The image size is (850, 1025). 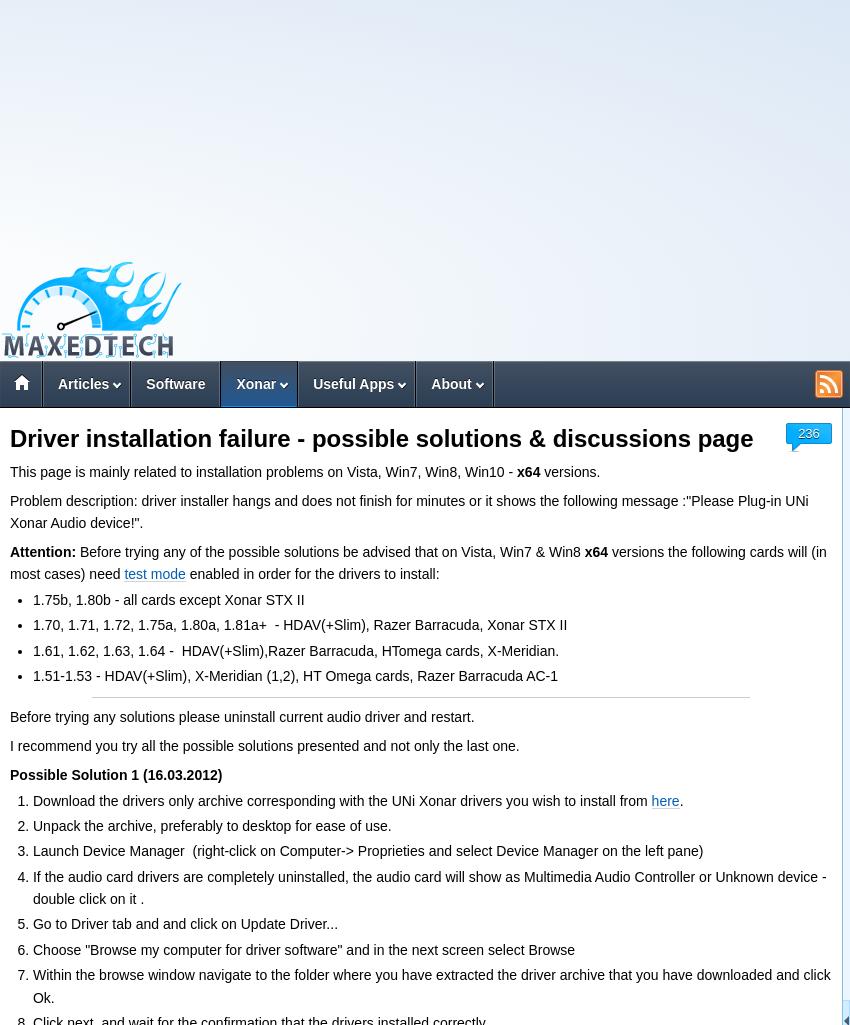 What do you see at coordinates (312, 574) in the screenshot?
I see `'enabled in order for the drivers to install:'` at bounding box center [312, 574].